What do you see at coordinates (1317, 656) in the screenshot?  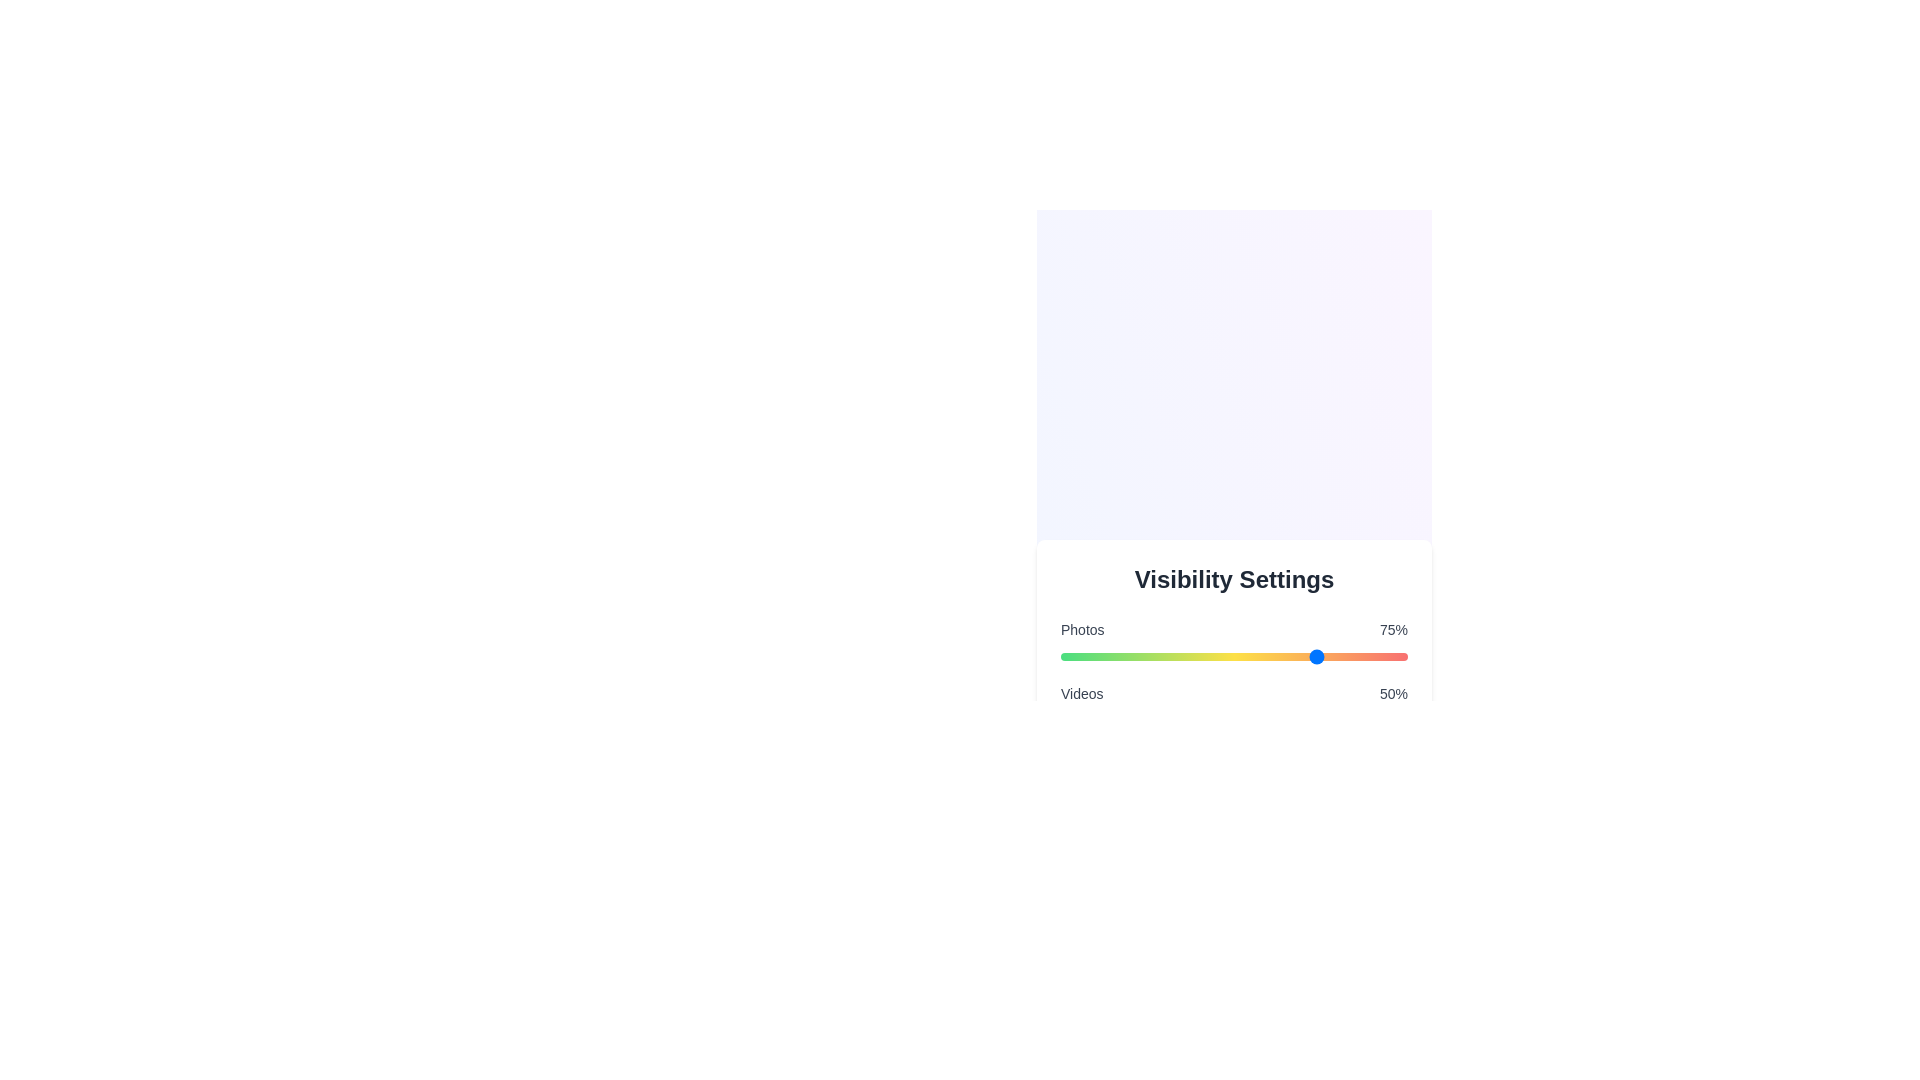 I see `the visibility percentage for a category by setting the slider to 74` at bounding box center [1317, 656].